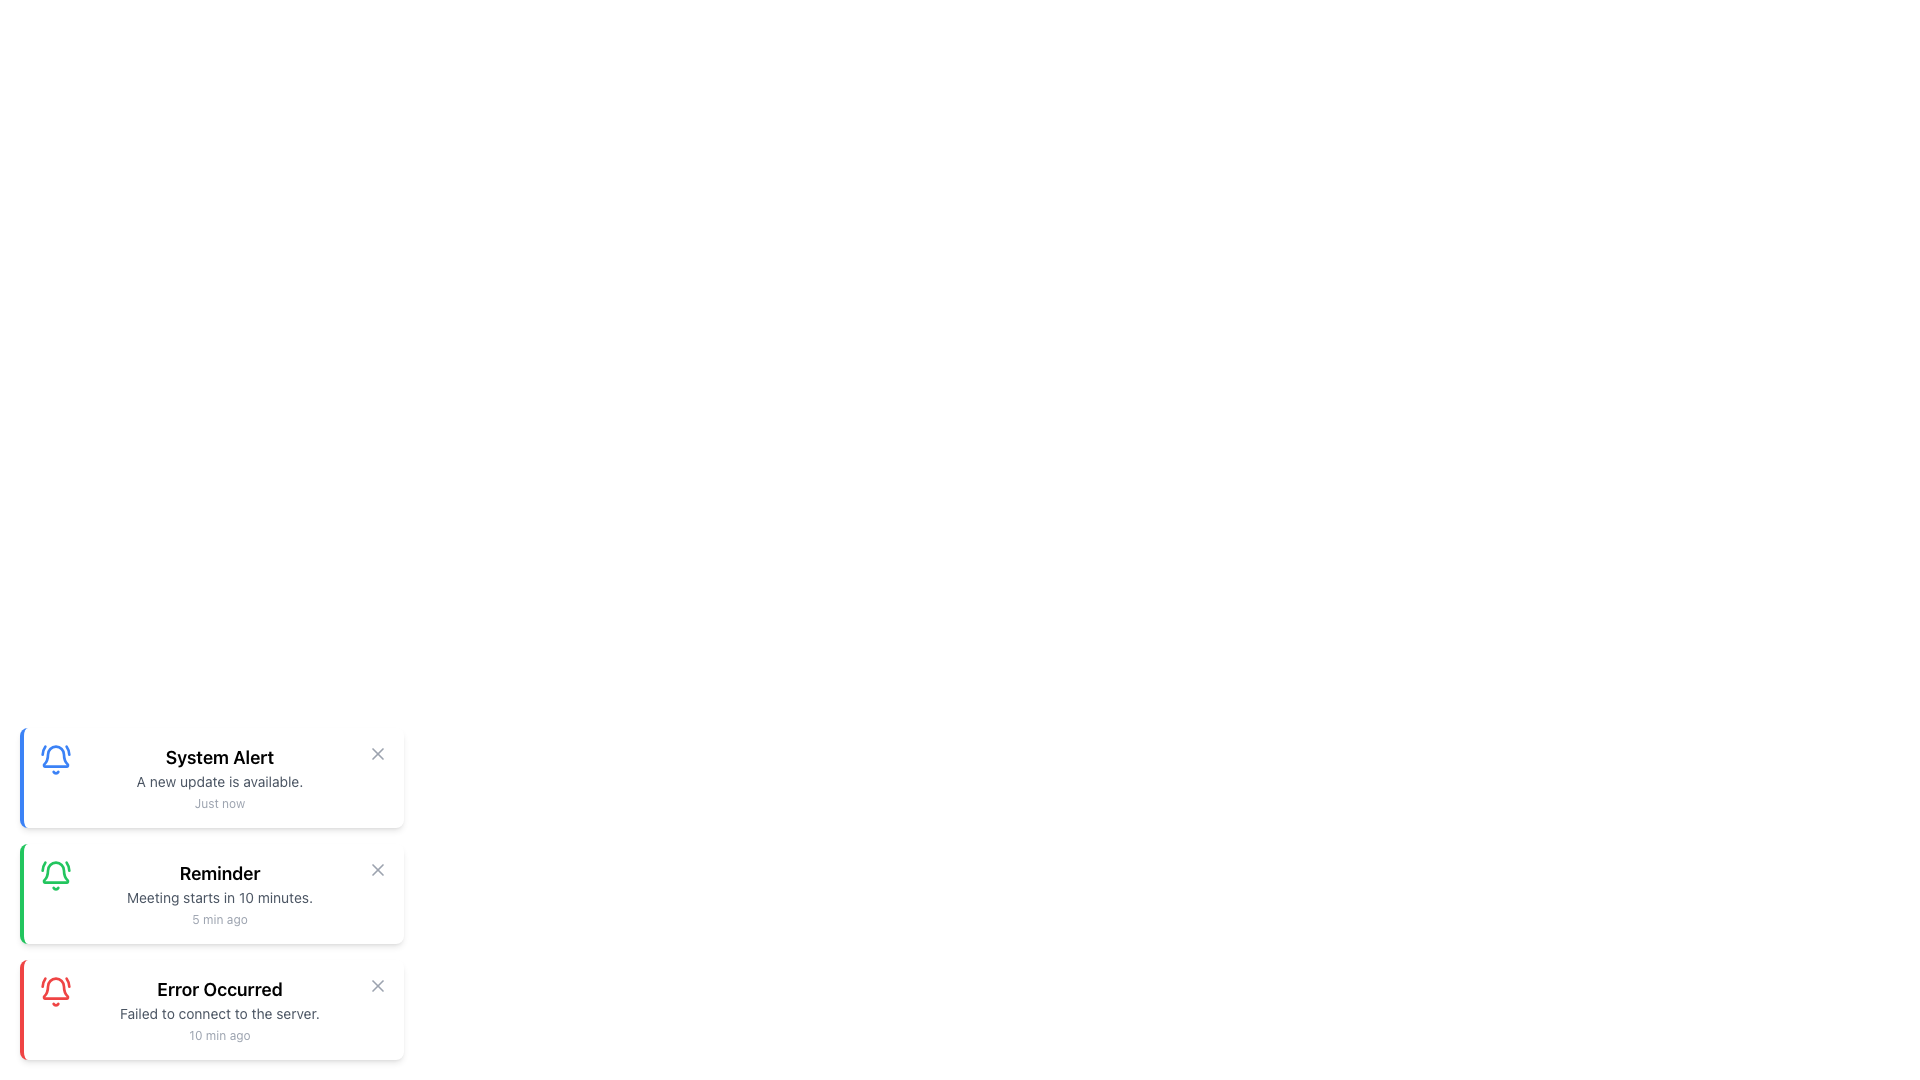  I want to click on the red bell icon indicating an alert located above the 'Error Occurred' text in the alert box, so click(56, 991).